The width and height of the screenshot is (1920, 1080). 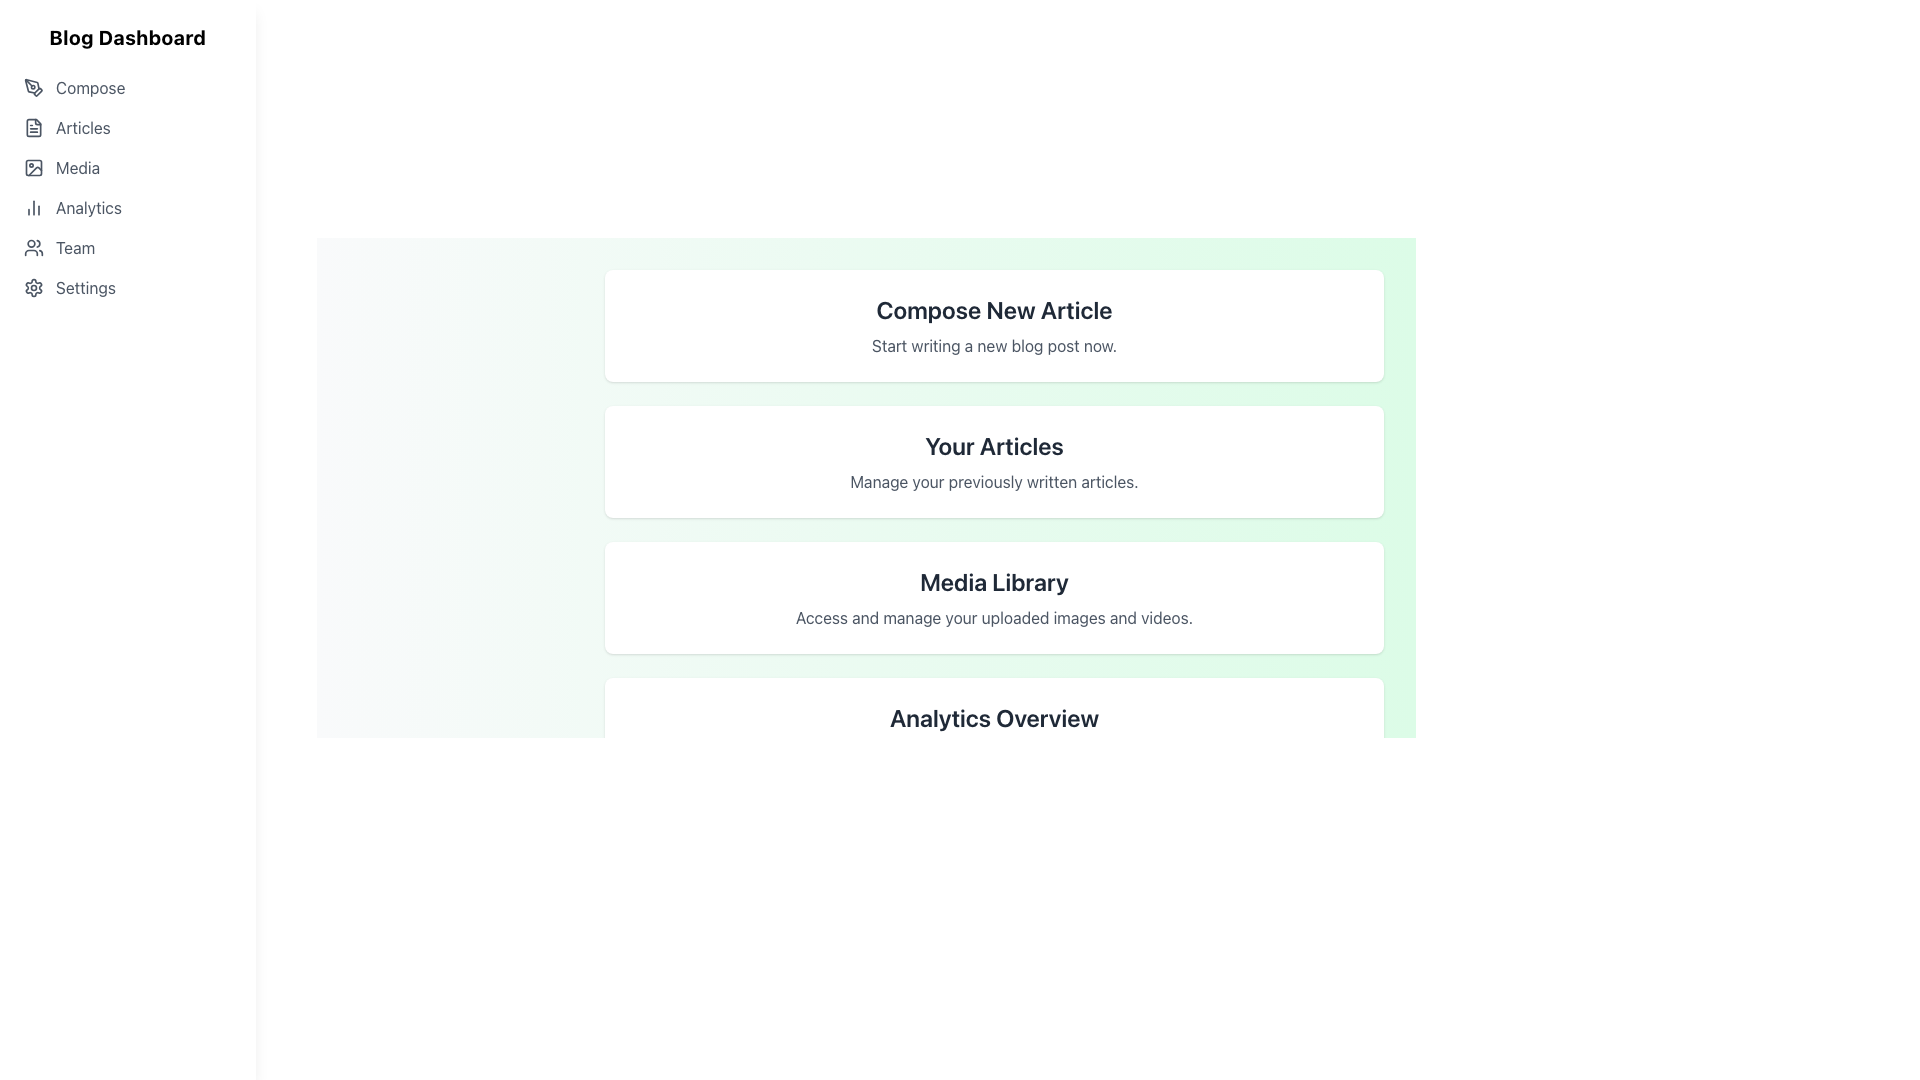 What do you see at coordinates (33, 288) in the screenshot?
I see `the 'Settings' icon located in the left-side navigation panel, which serves as a graphical representation for the settings menu option` at bounding box center [33, 288].